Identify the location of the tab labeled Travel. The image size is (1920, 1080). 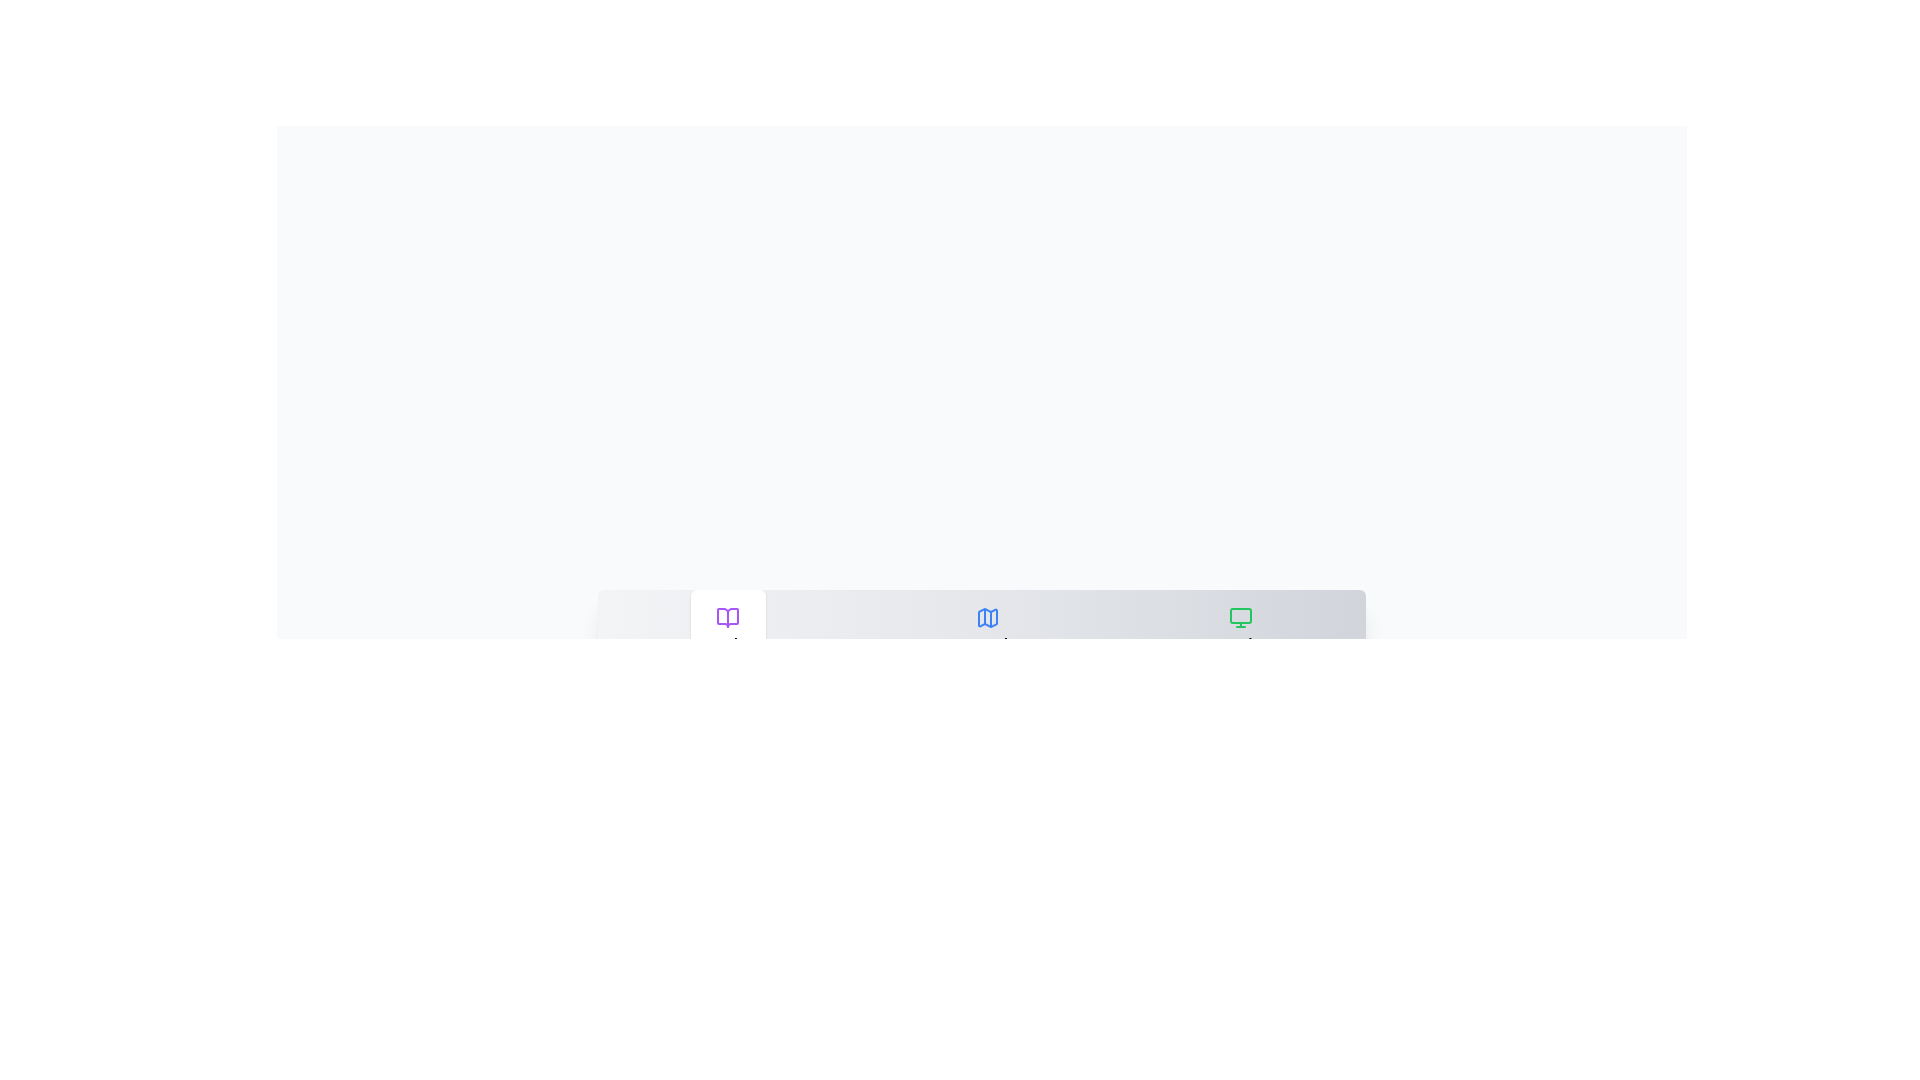
(987, 628).